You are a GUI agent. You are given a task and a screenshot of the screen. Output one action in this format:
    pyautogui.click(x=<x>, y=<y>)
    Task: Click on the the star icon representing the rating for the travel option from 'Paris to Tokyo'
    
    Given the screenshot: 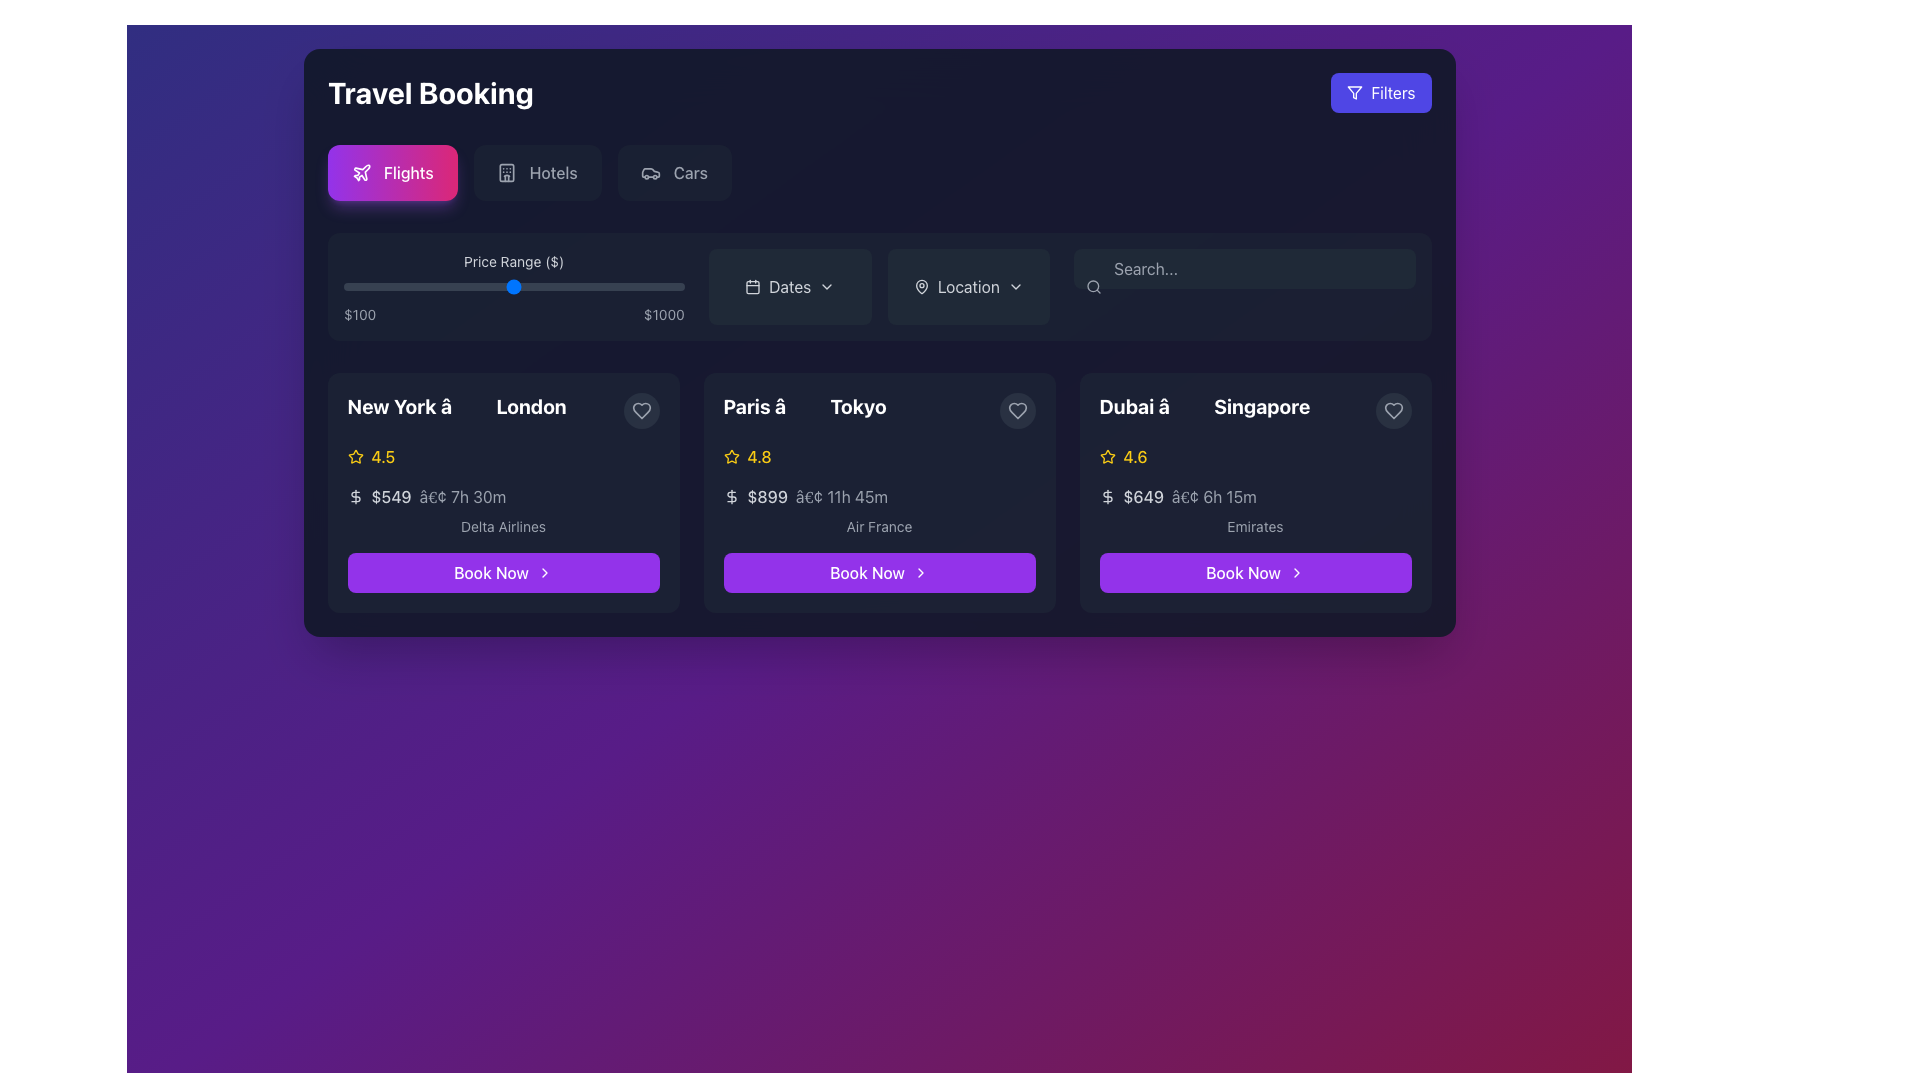 What is the action you would take?
    pyautogui.click(x=730, y=456)
    